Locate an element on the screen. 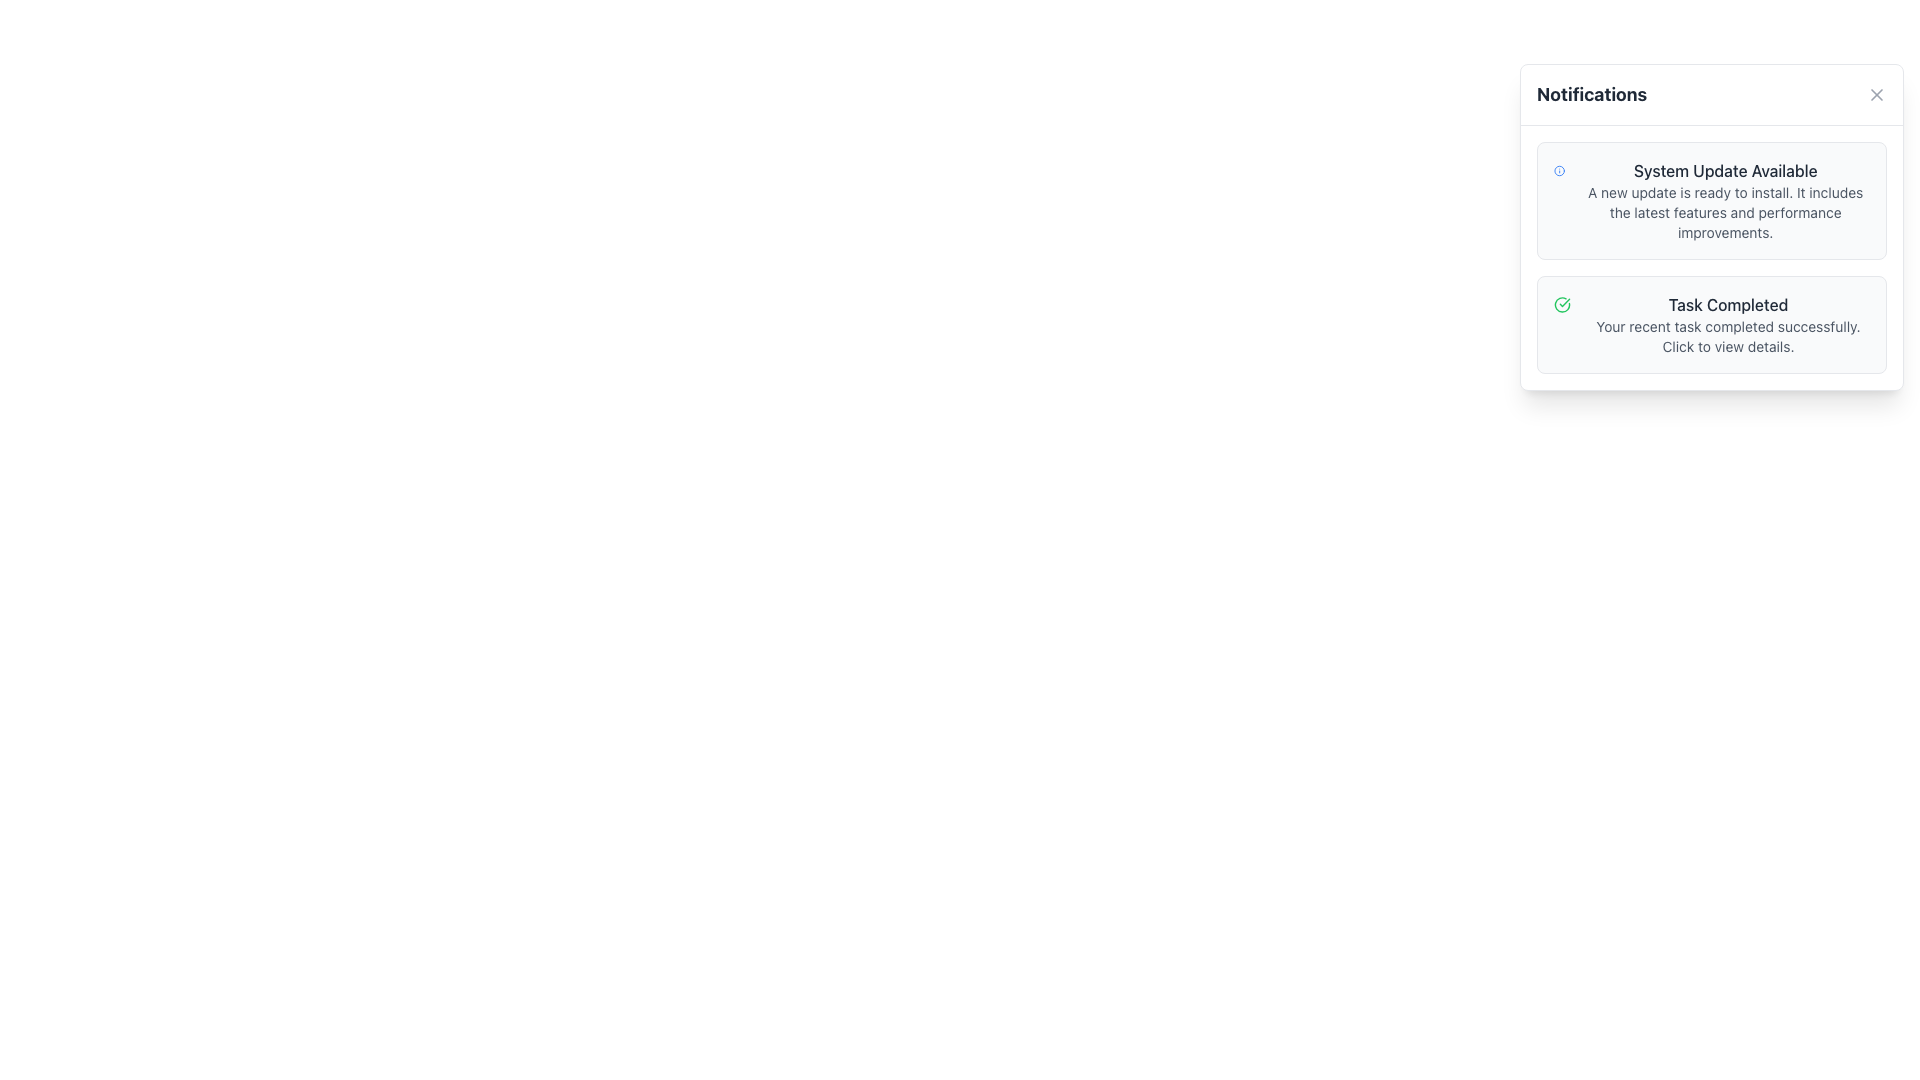 This screenshot has height=1080, width=1920. the text block providing additional details about the system update, located below the title in the 'System Update Available' notification card is located at coordinates (1724, 212).